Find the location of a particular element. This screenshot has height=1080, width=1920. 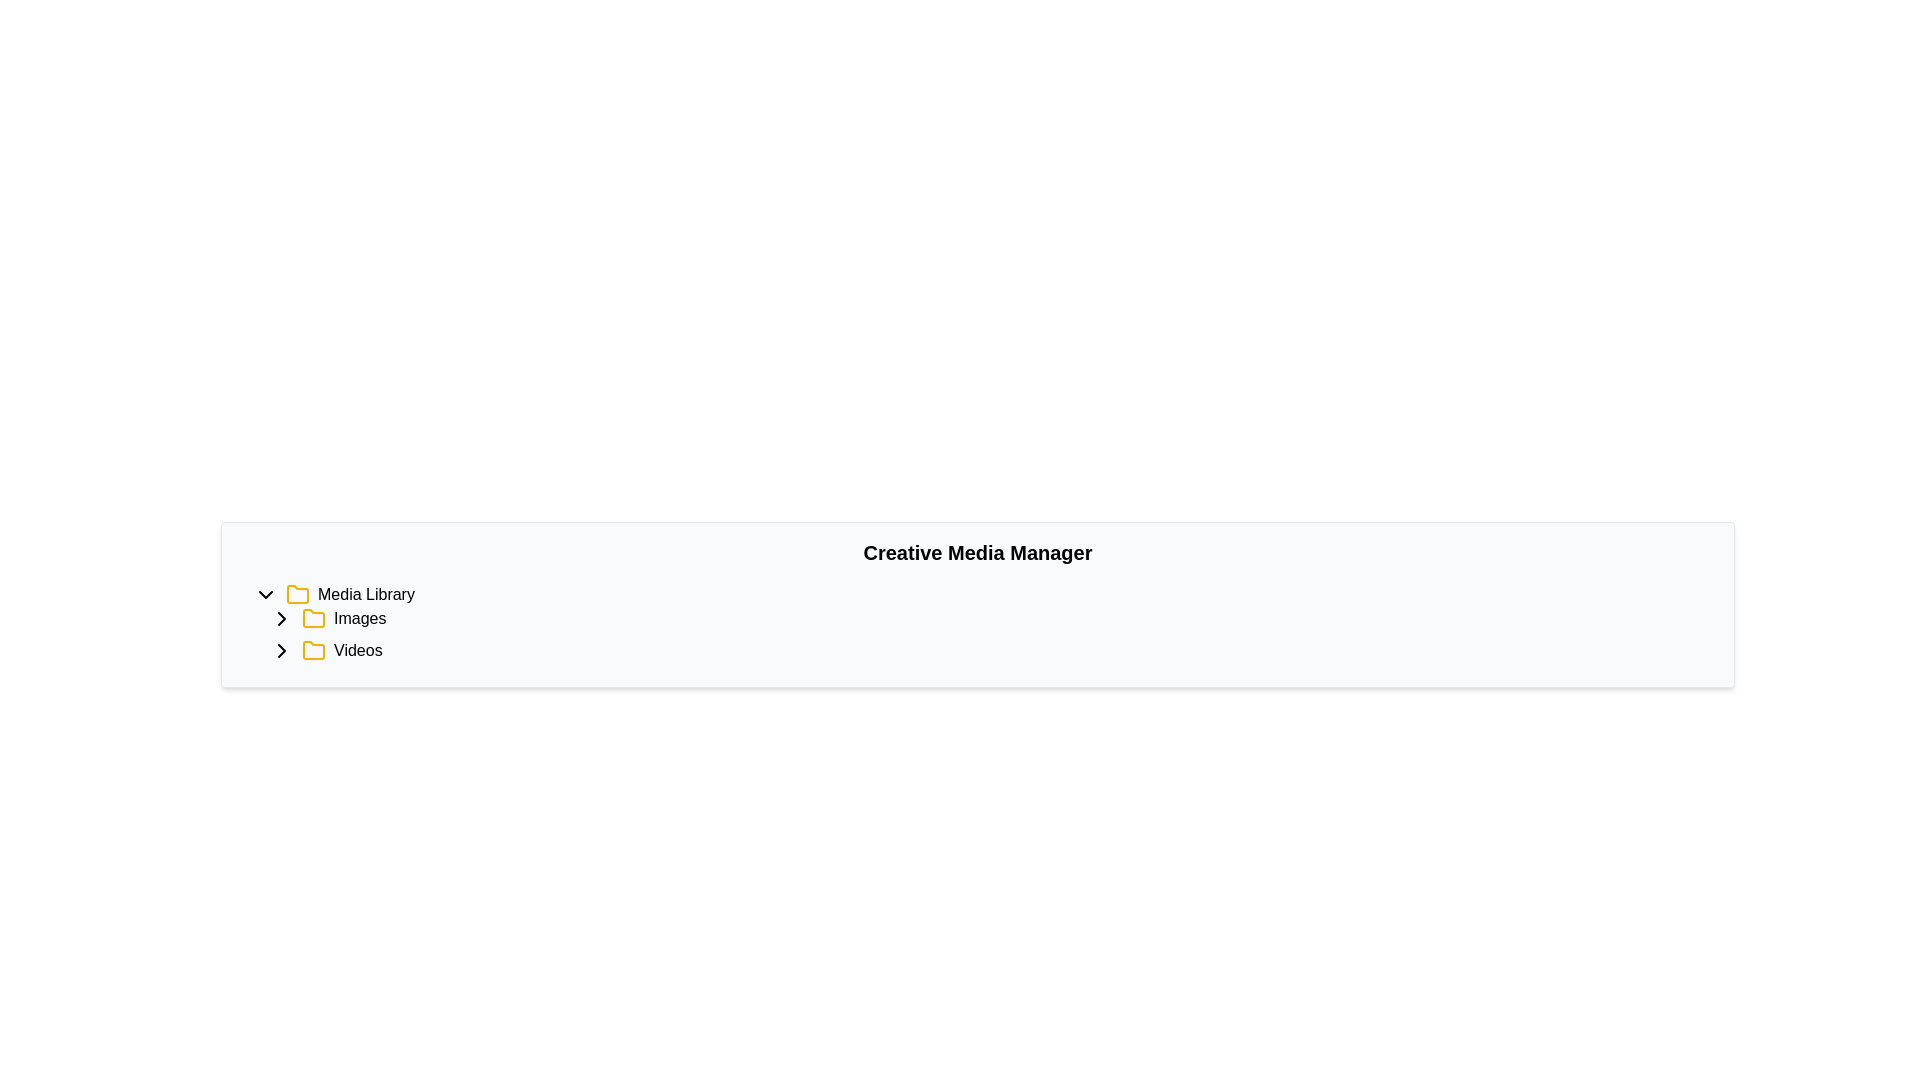

the 'Videos' category icon, which is a folder icon located directly before the text 'Videos' in a list of items is located at coordinates (312, 651).